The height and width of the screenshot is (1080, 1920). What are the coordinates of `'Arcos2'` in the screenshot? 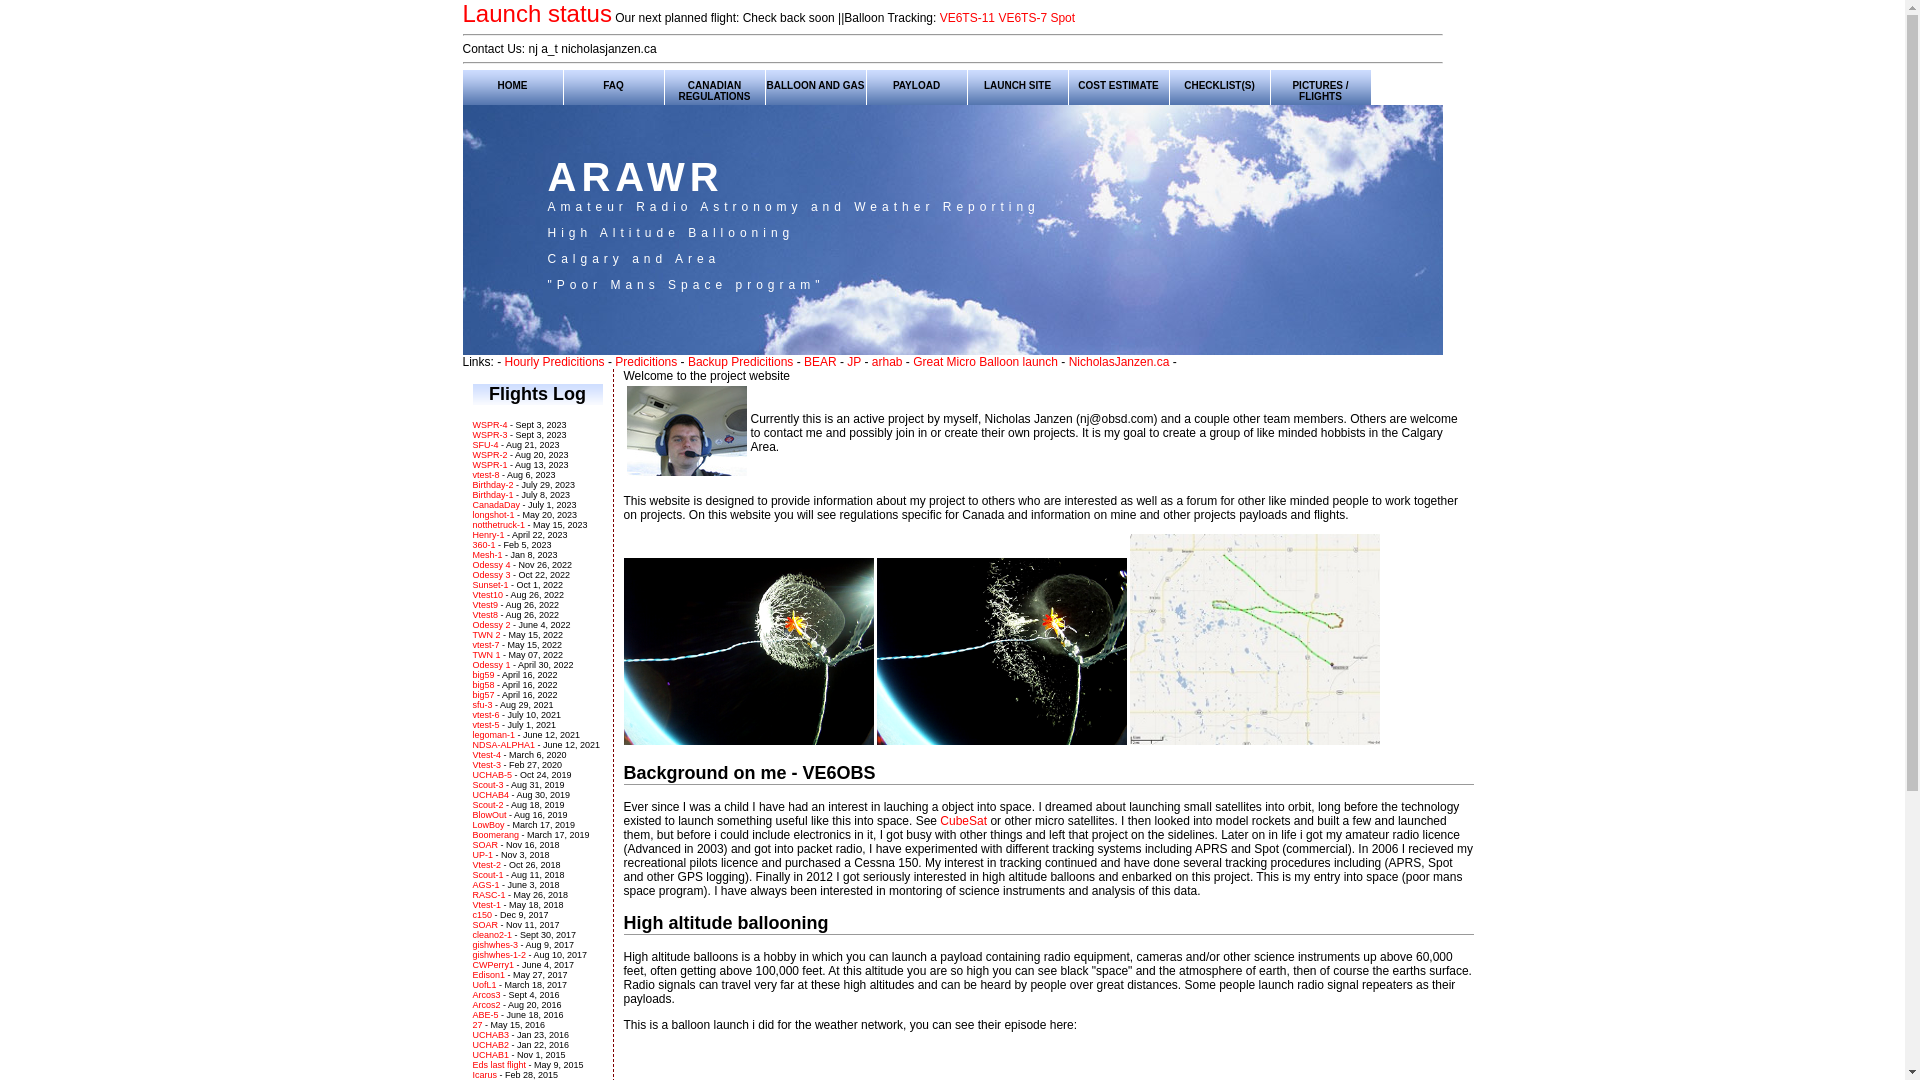 It's located at (470, 1005).